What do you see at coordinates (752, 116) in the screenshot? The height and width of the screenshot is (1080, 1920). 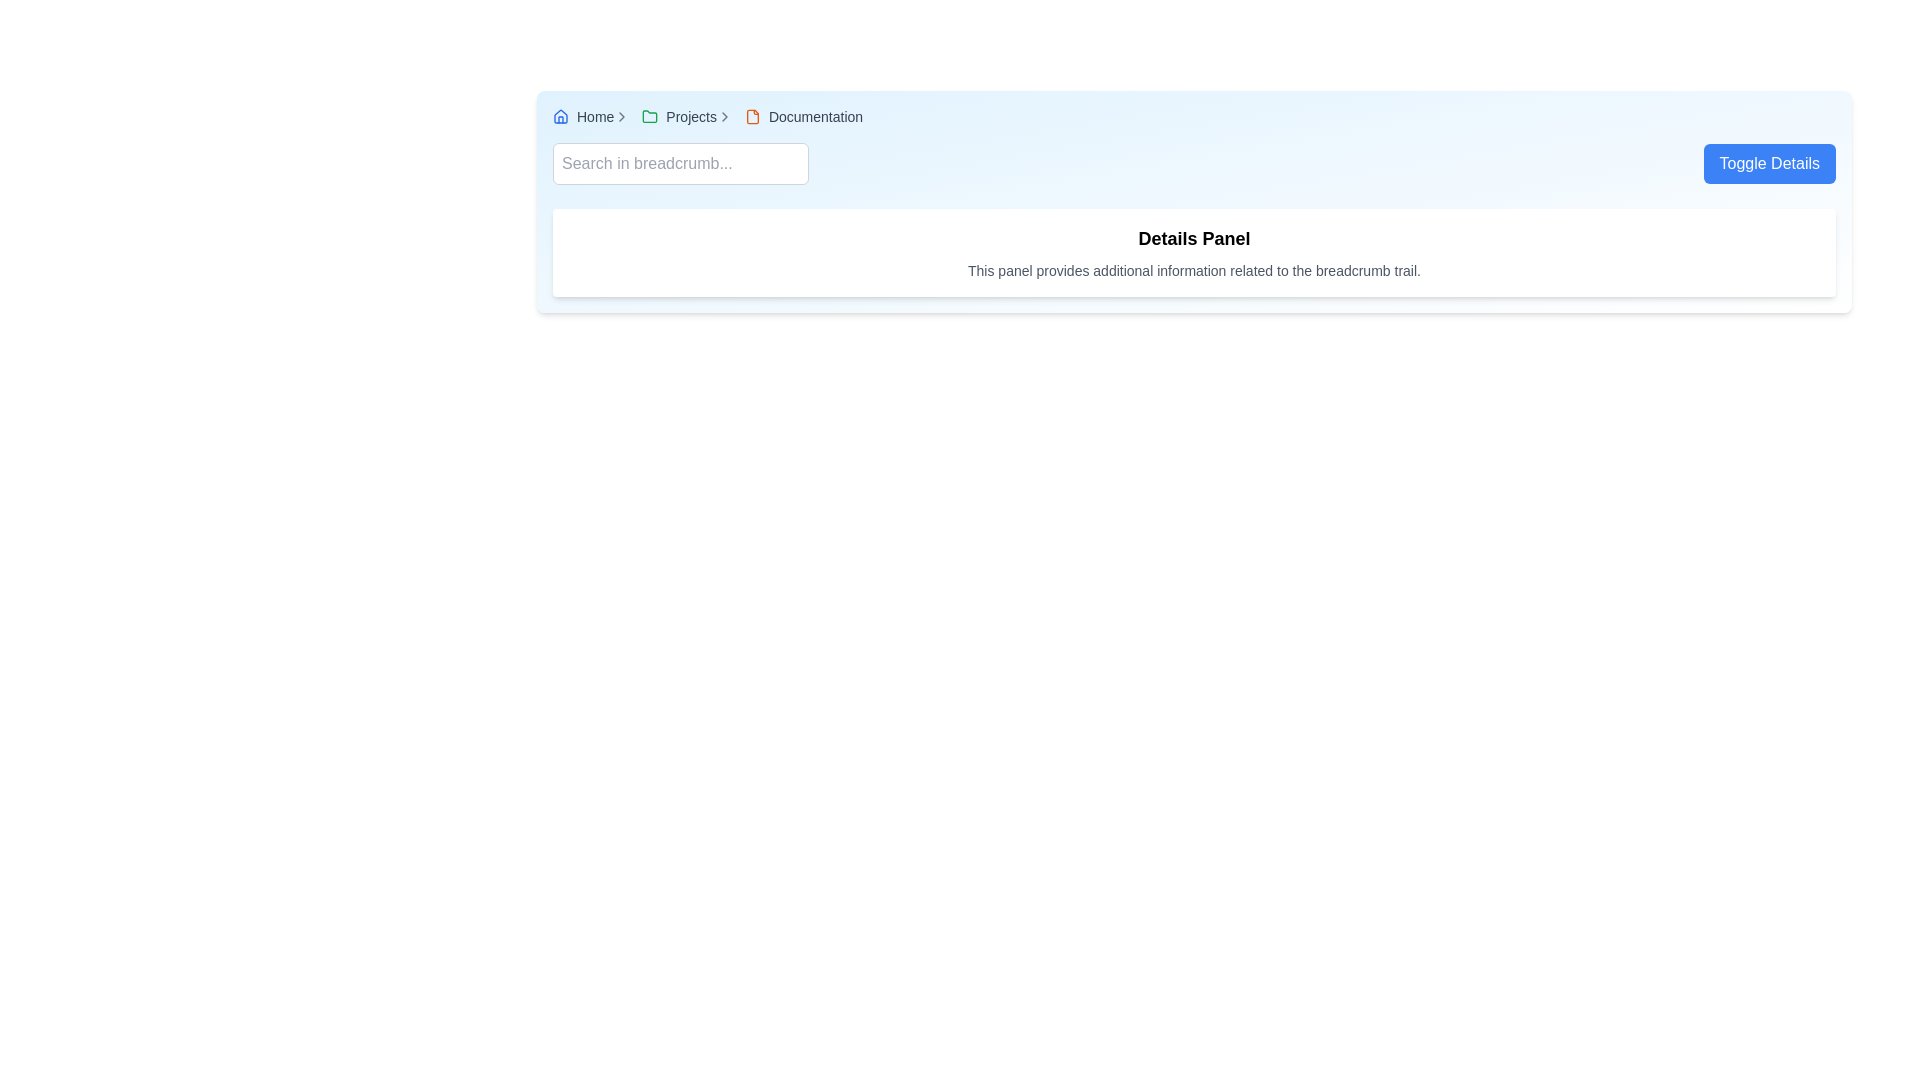 I see `the document icon located in the breadcrumb navigation bar next to the 'Documentation' text label` at bounding box center [752, 116].